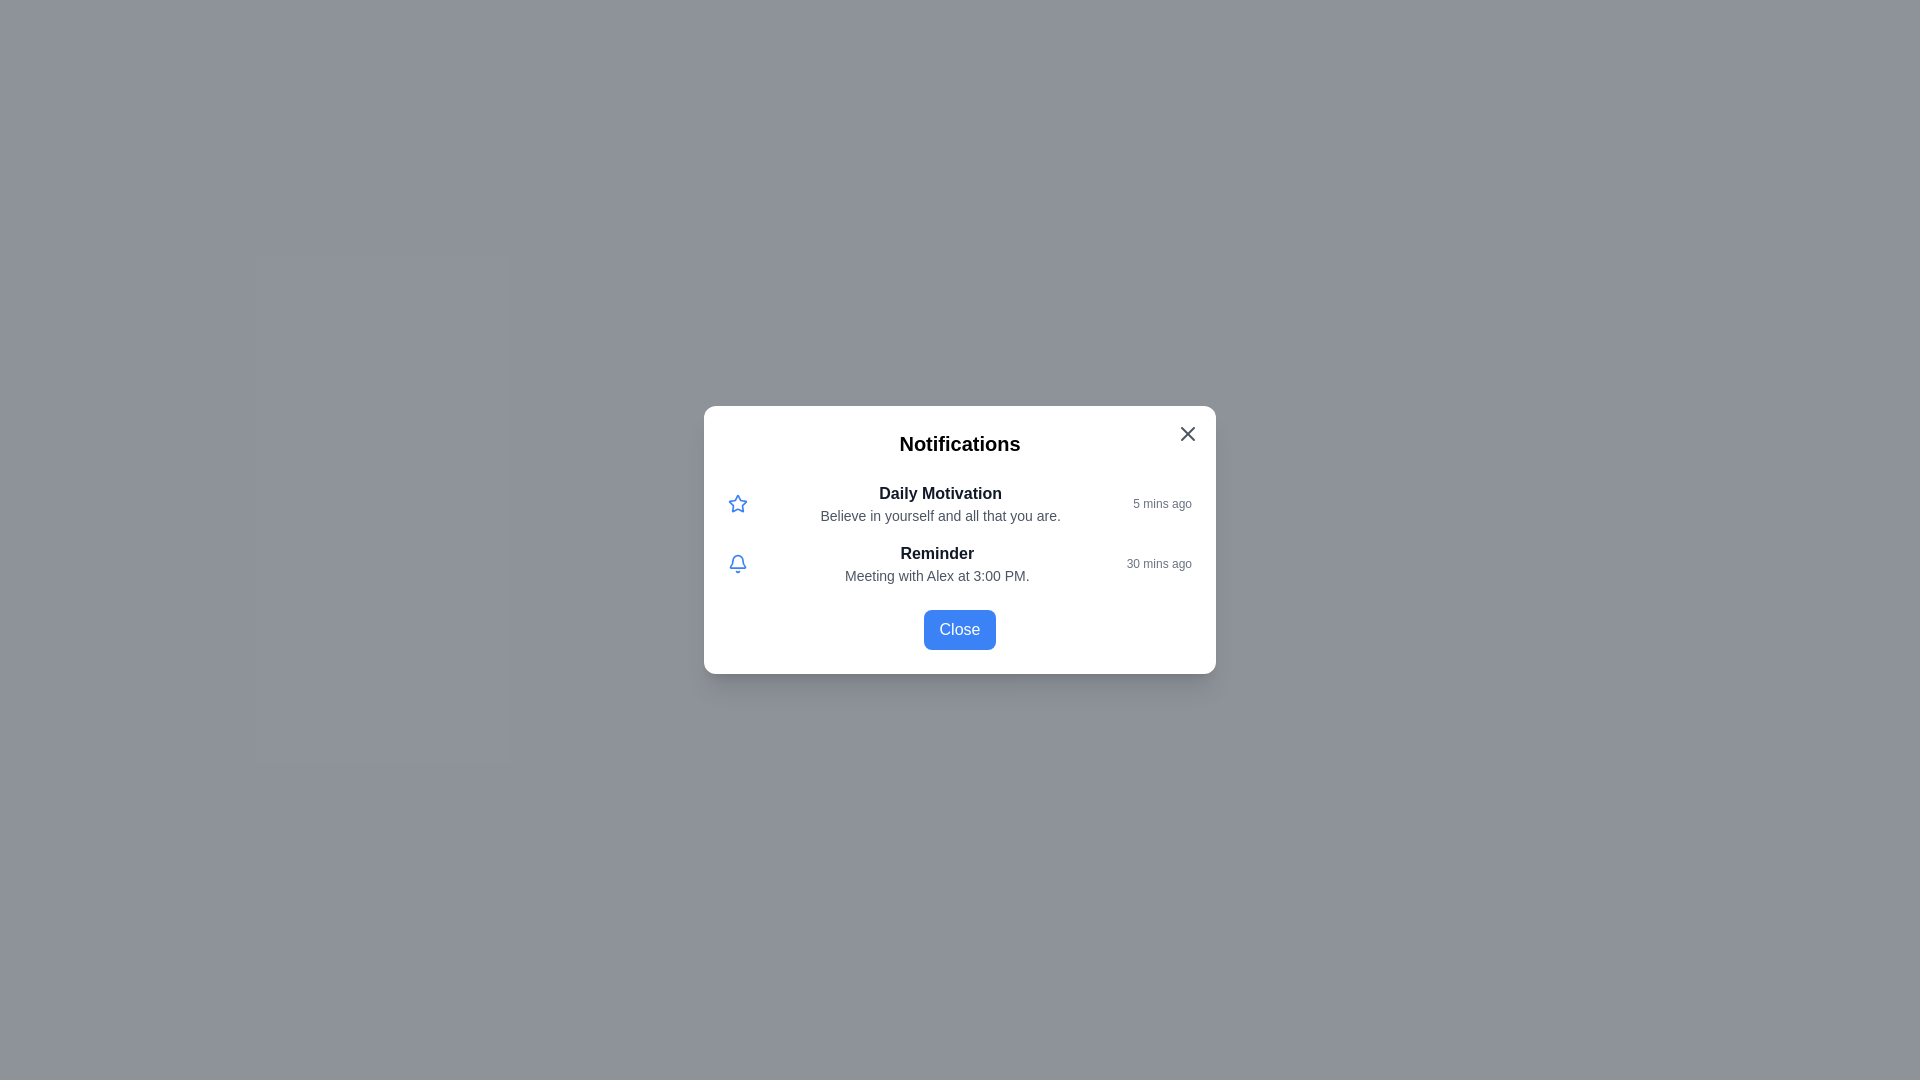 This screenshot has height=1080, width=1920. Describe the element at coordinates (960, 628) in the screenshot. I see `the 'Close' button to close the notification dialog` at that location.